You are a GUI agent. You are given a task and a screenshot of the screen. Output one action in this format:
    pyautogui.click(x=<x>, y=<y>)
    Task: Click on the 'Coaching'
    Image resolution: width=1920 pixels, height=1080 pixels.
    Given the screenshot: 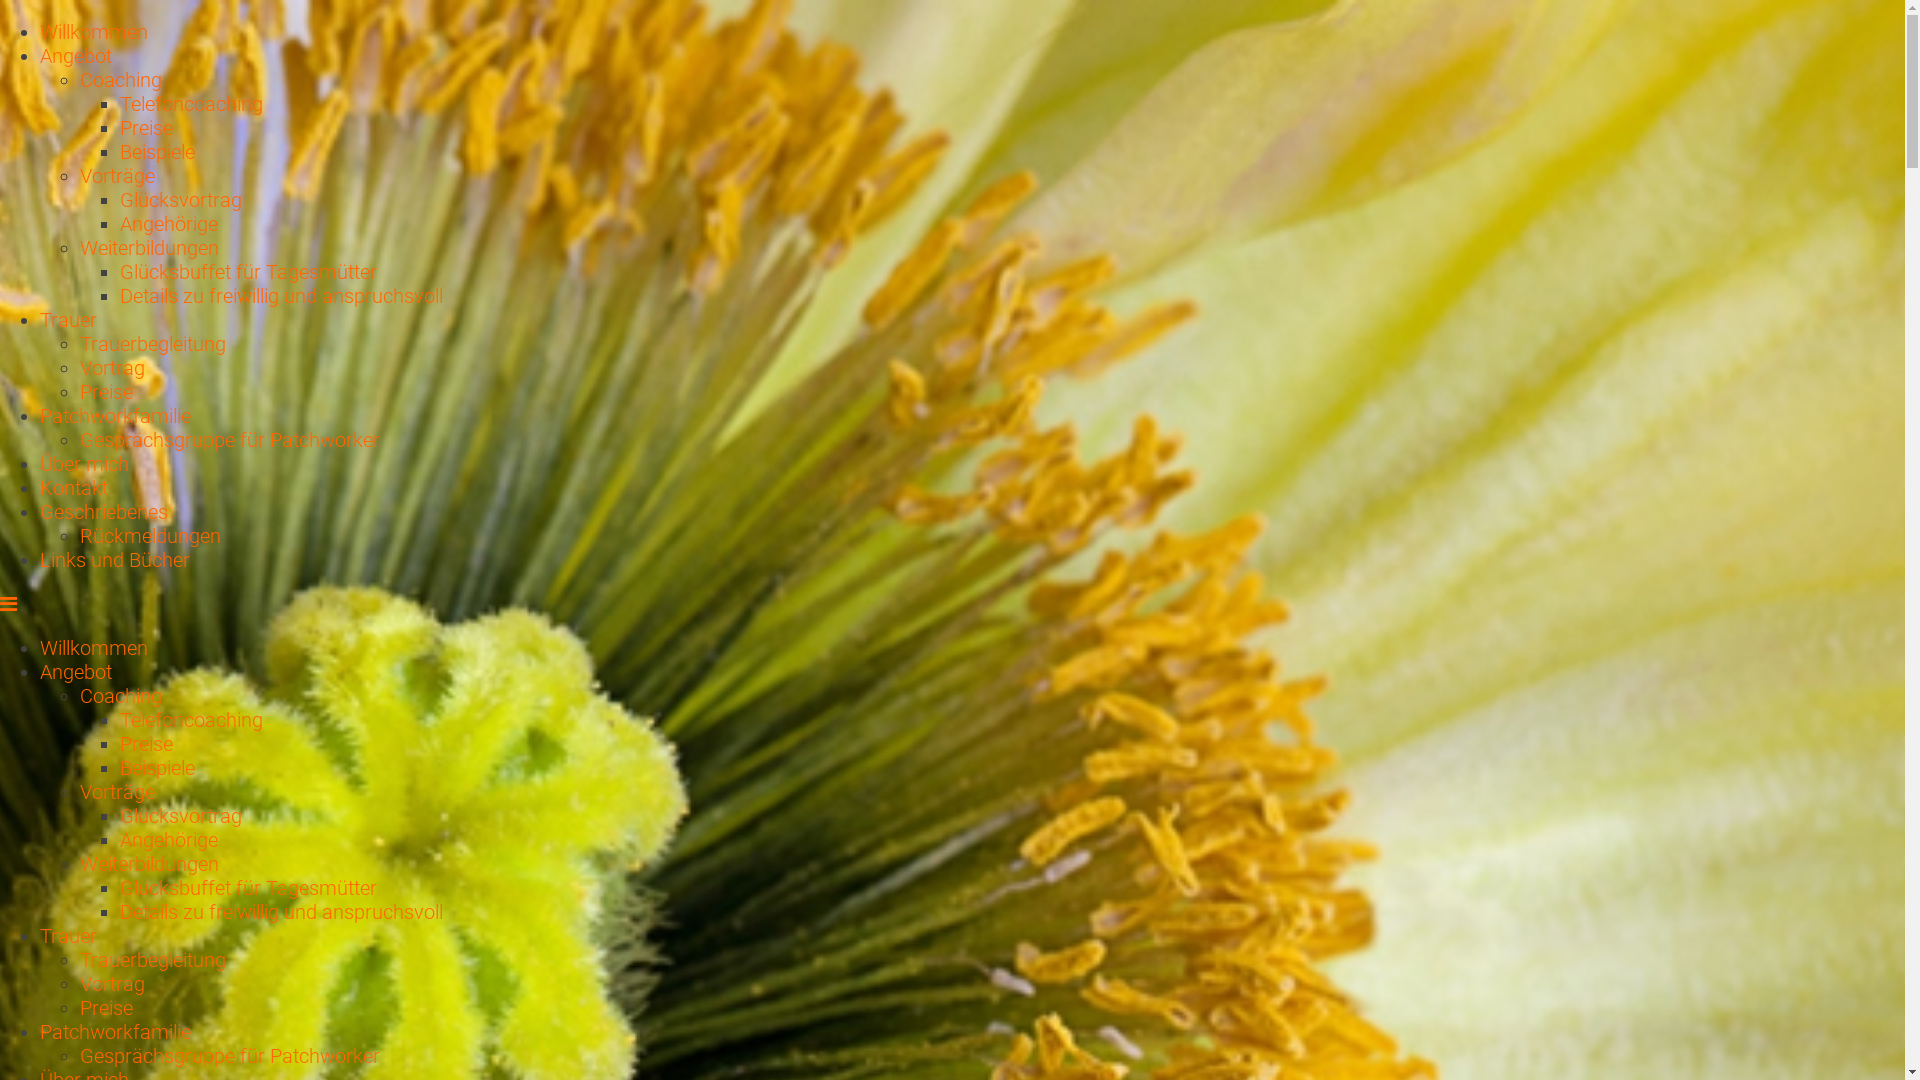 What is the action you would take?
    pyautogui.click(x=119, y=694)
    